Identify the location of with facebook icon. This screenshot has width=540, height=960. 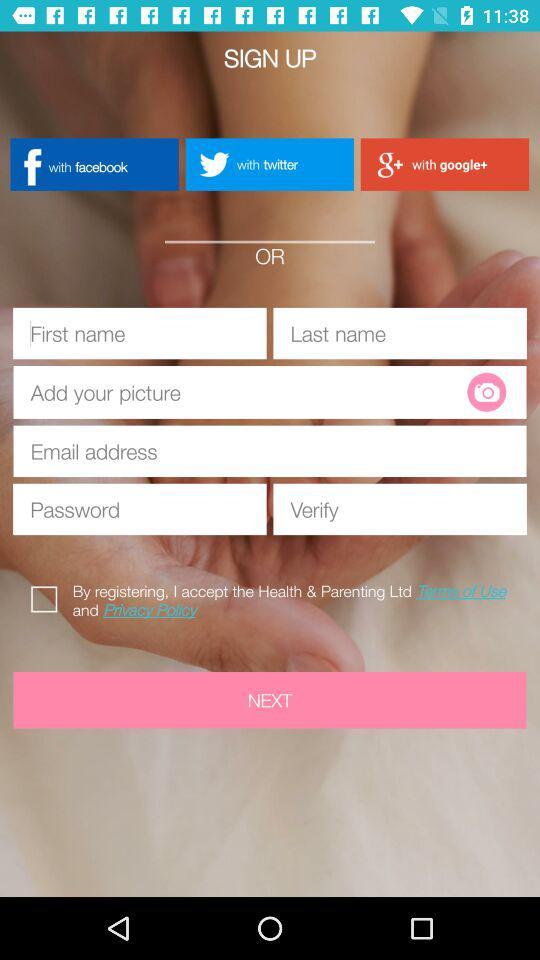
(93, 163).